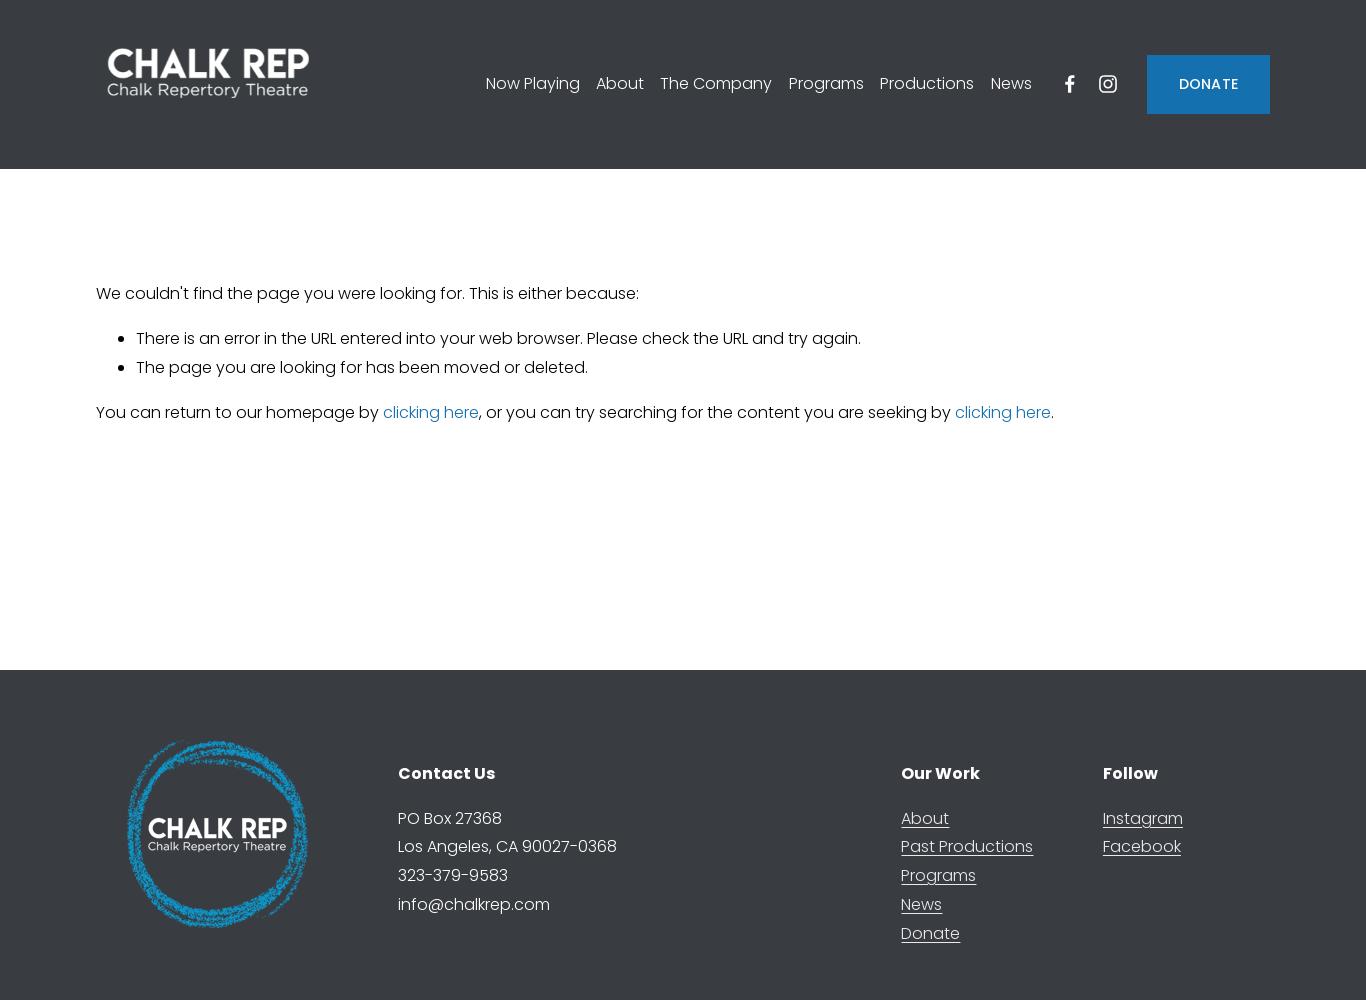 This screenshot has width=1366, height=1000. I want to click on 'Los Angeles, CA 90027-0368', so click(506, 845).